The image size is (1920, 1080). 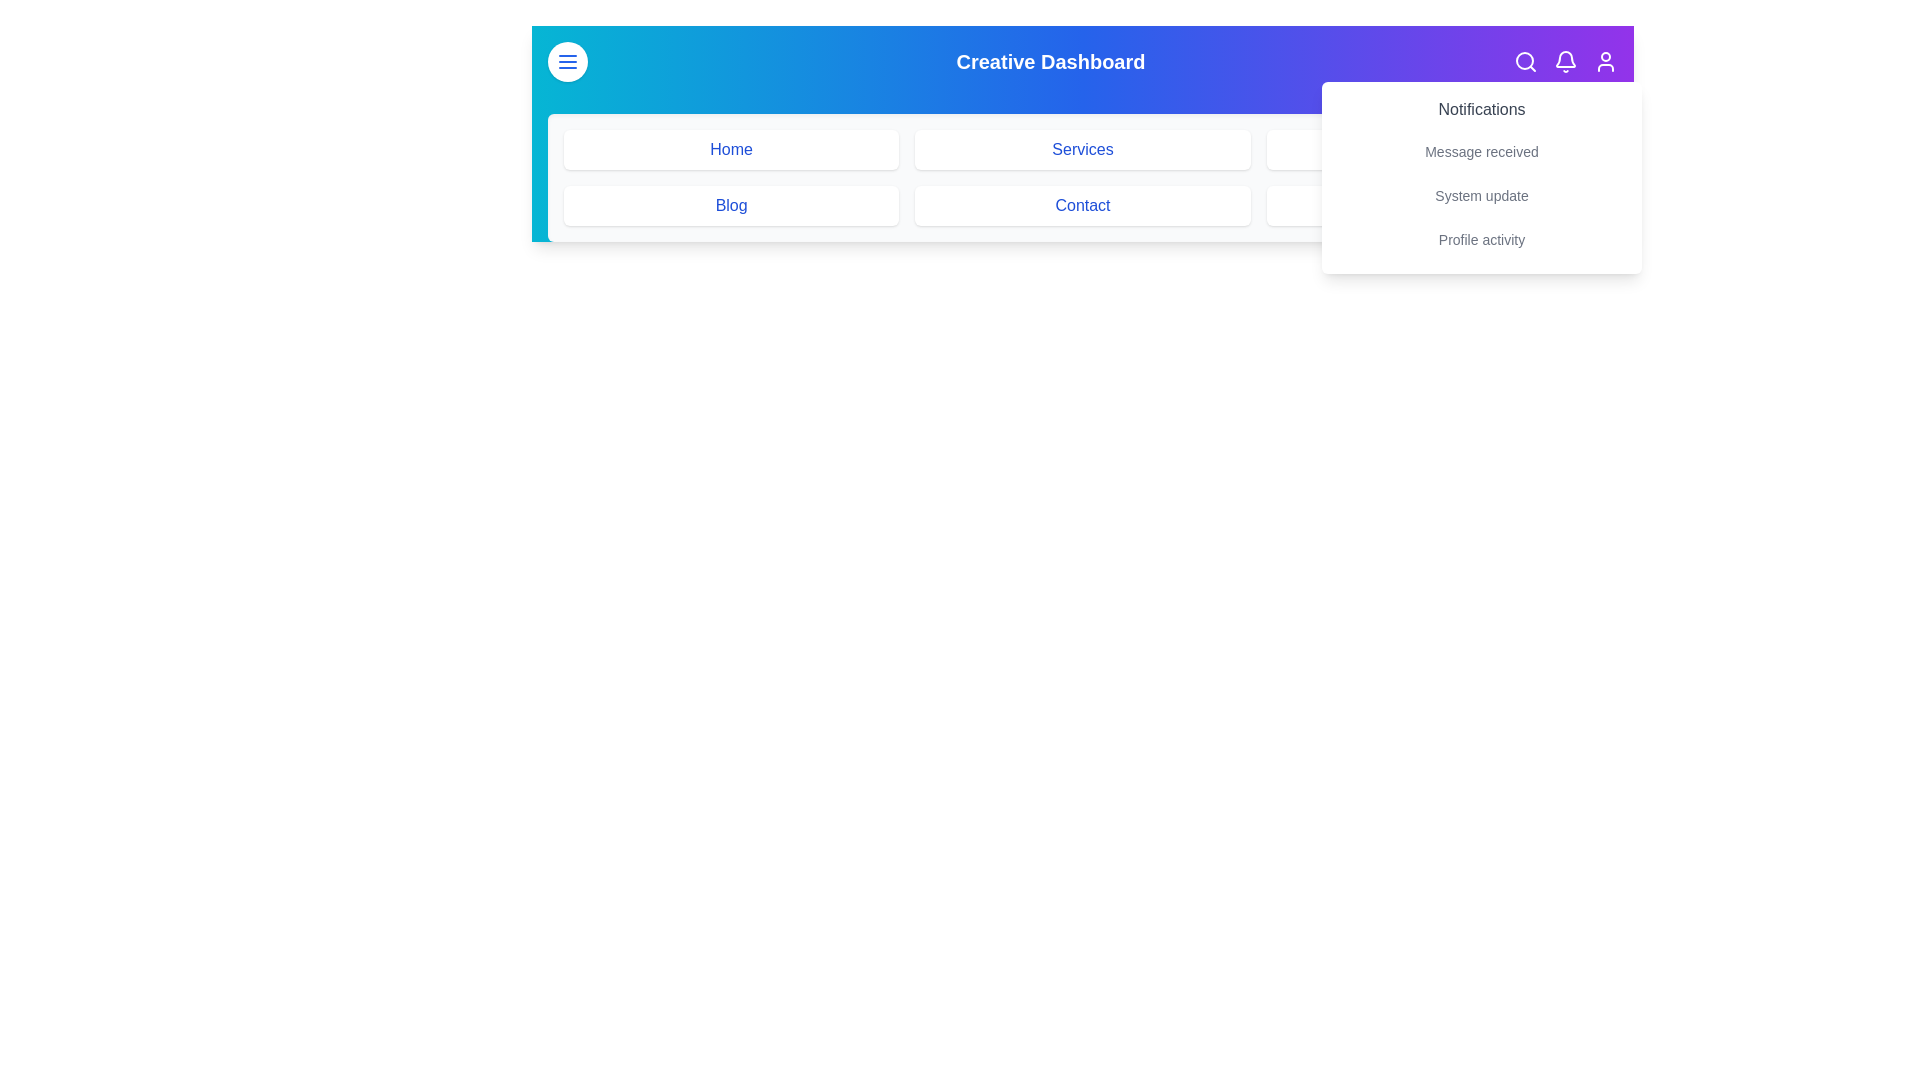 What do you see at coordinates (729, 149) in the screenshot?
I see `the menu item labeled 'Home' to highlight it` at bounding box center [729, 149].